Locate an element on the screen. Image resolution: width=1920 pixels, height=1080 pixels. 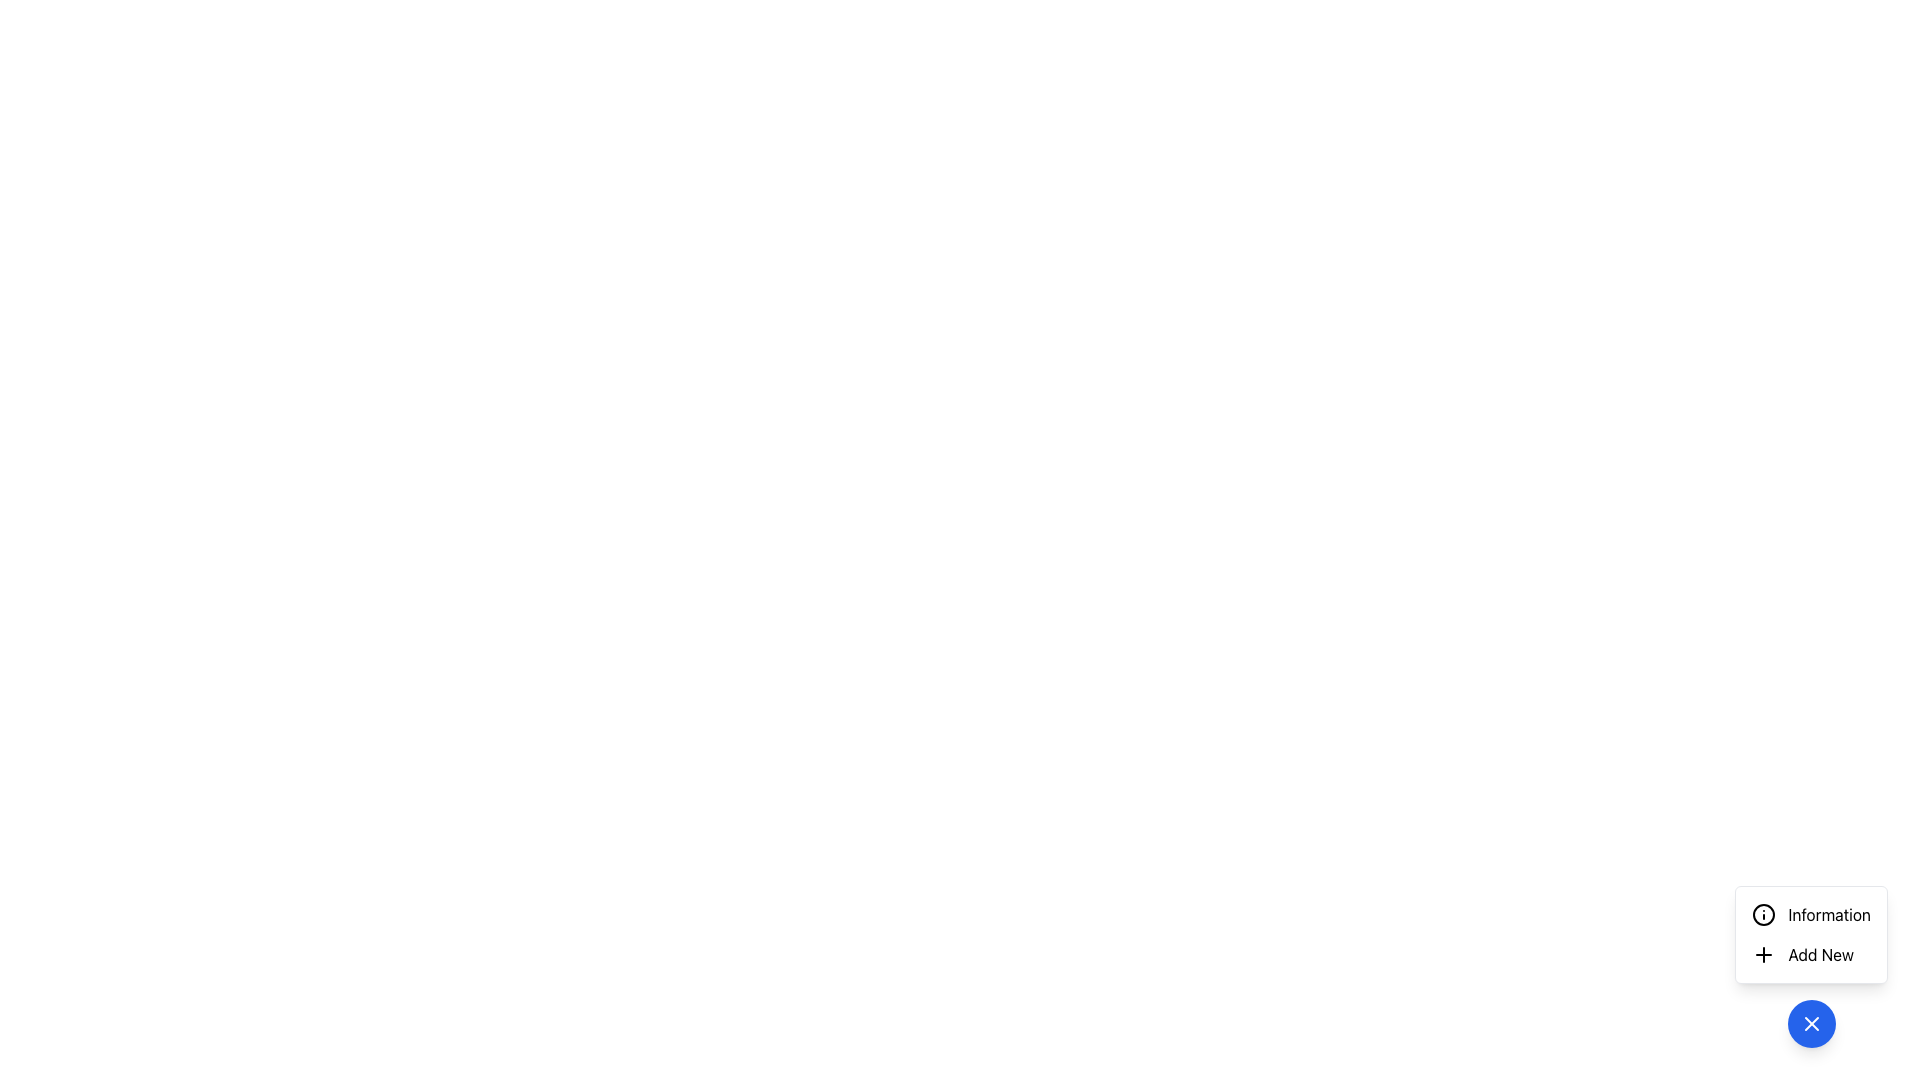
the circular button with a bright blue background and a white cross ('X') icon in the center is located at coordinates (1811, 1023).